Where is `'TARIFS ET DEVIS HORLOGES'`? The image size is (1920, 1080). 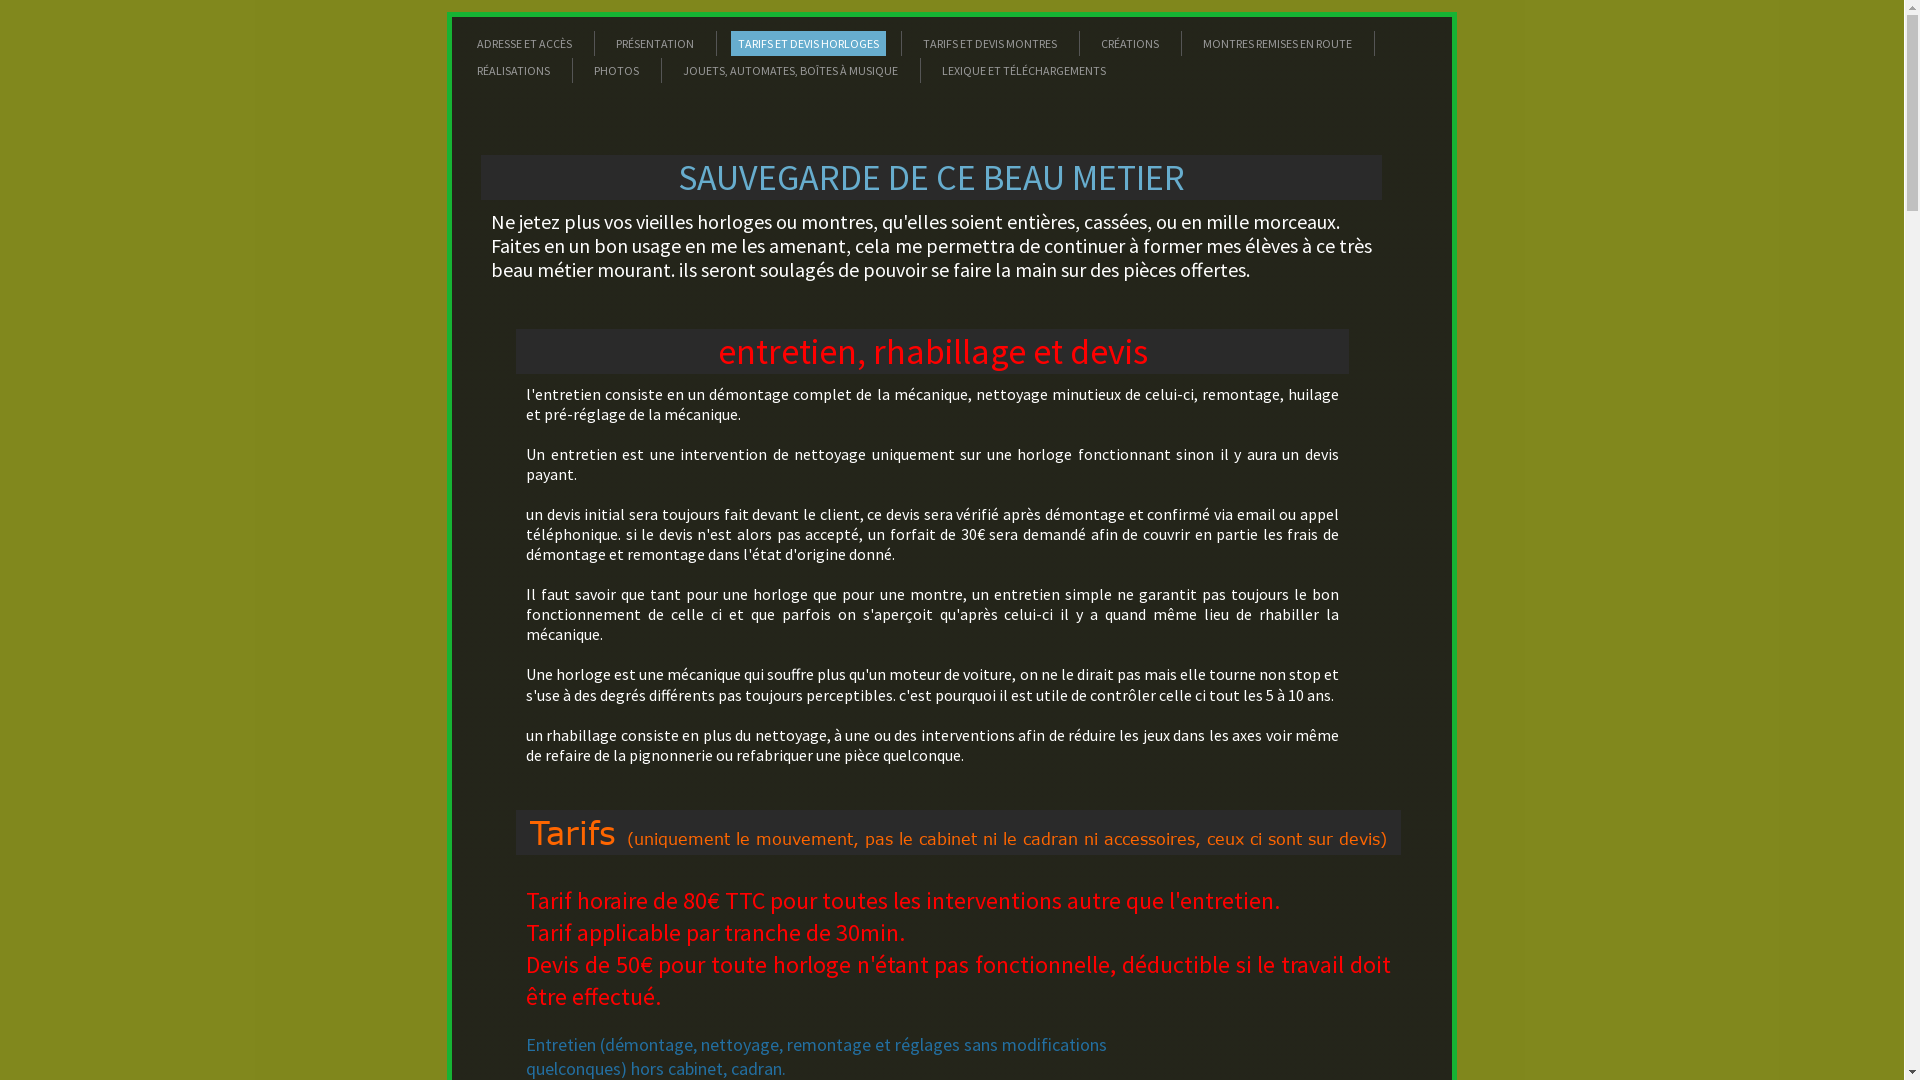
'TARIFS ET DEVIS HORLOGES' is located at coordinates (808, 43).